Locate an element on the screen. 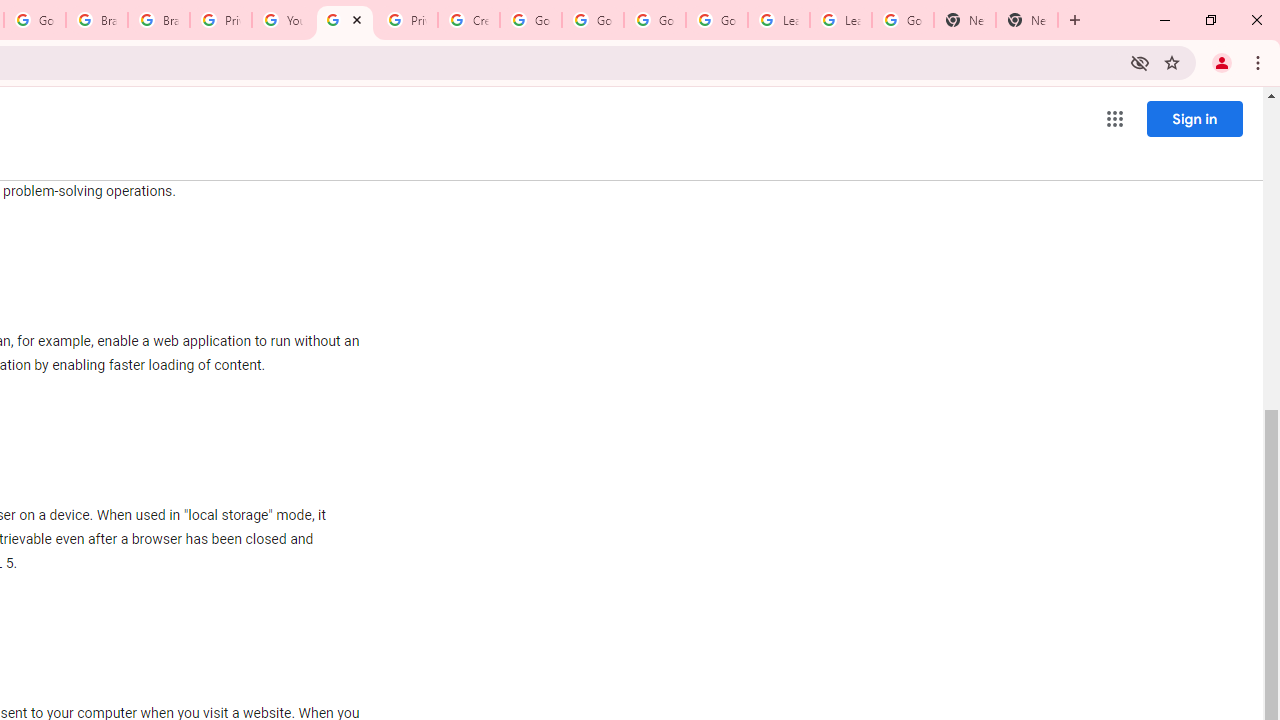 The height and width of the screenshot is (720, 1280). 'New Tab' is located at coordinates (965, 20).